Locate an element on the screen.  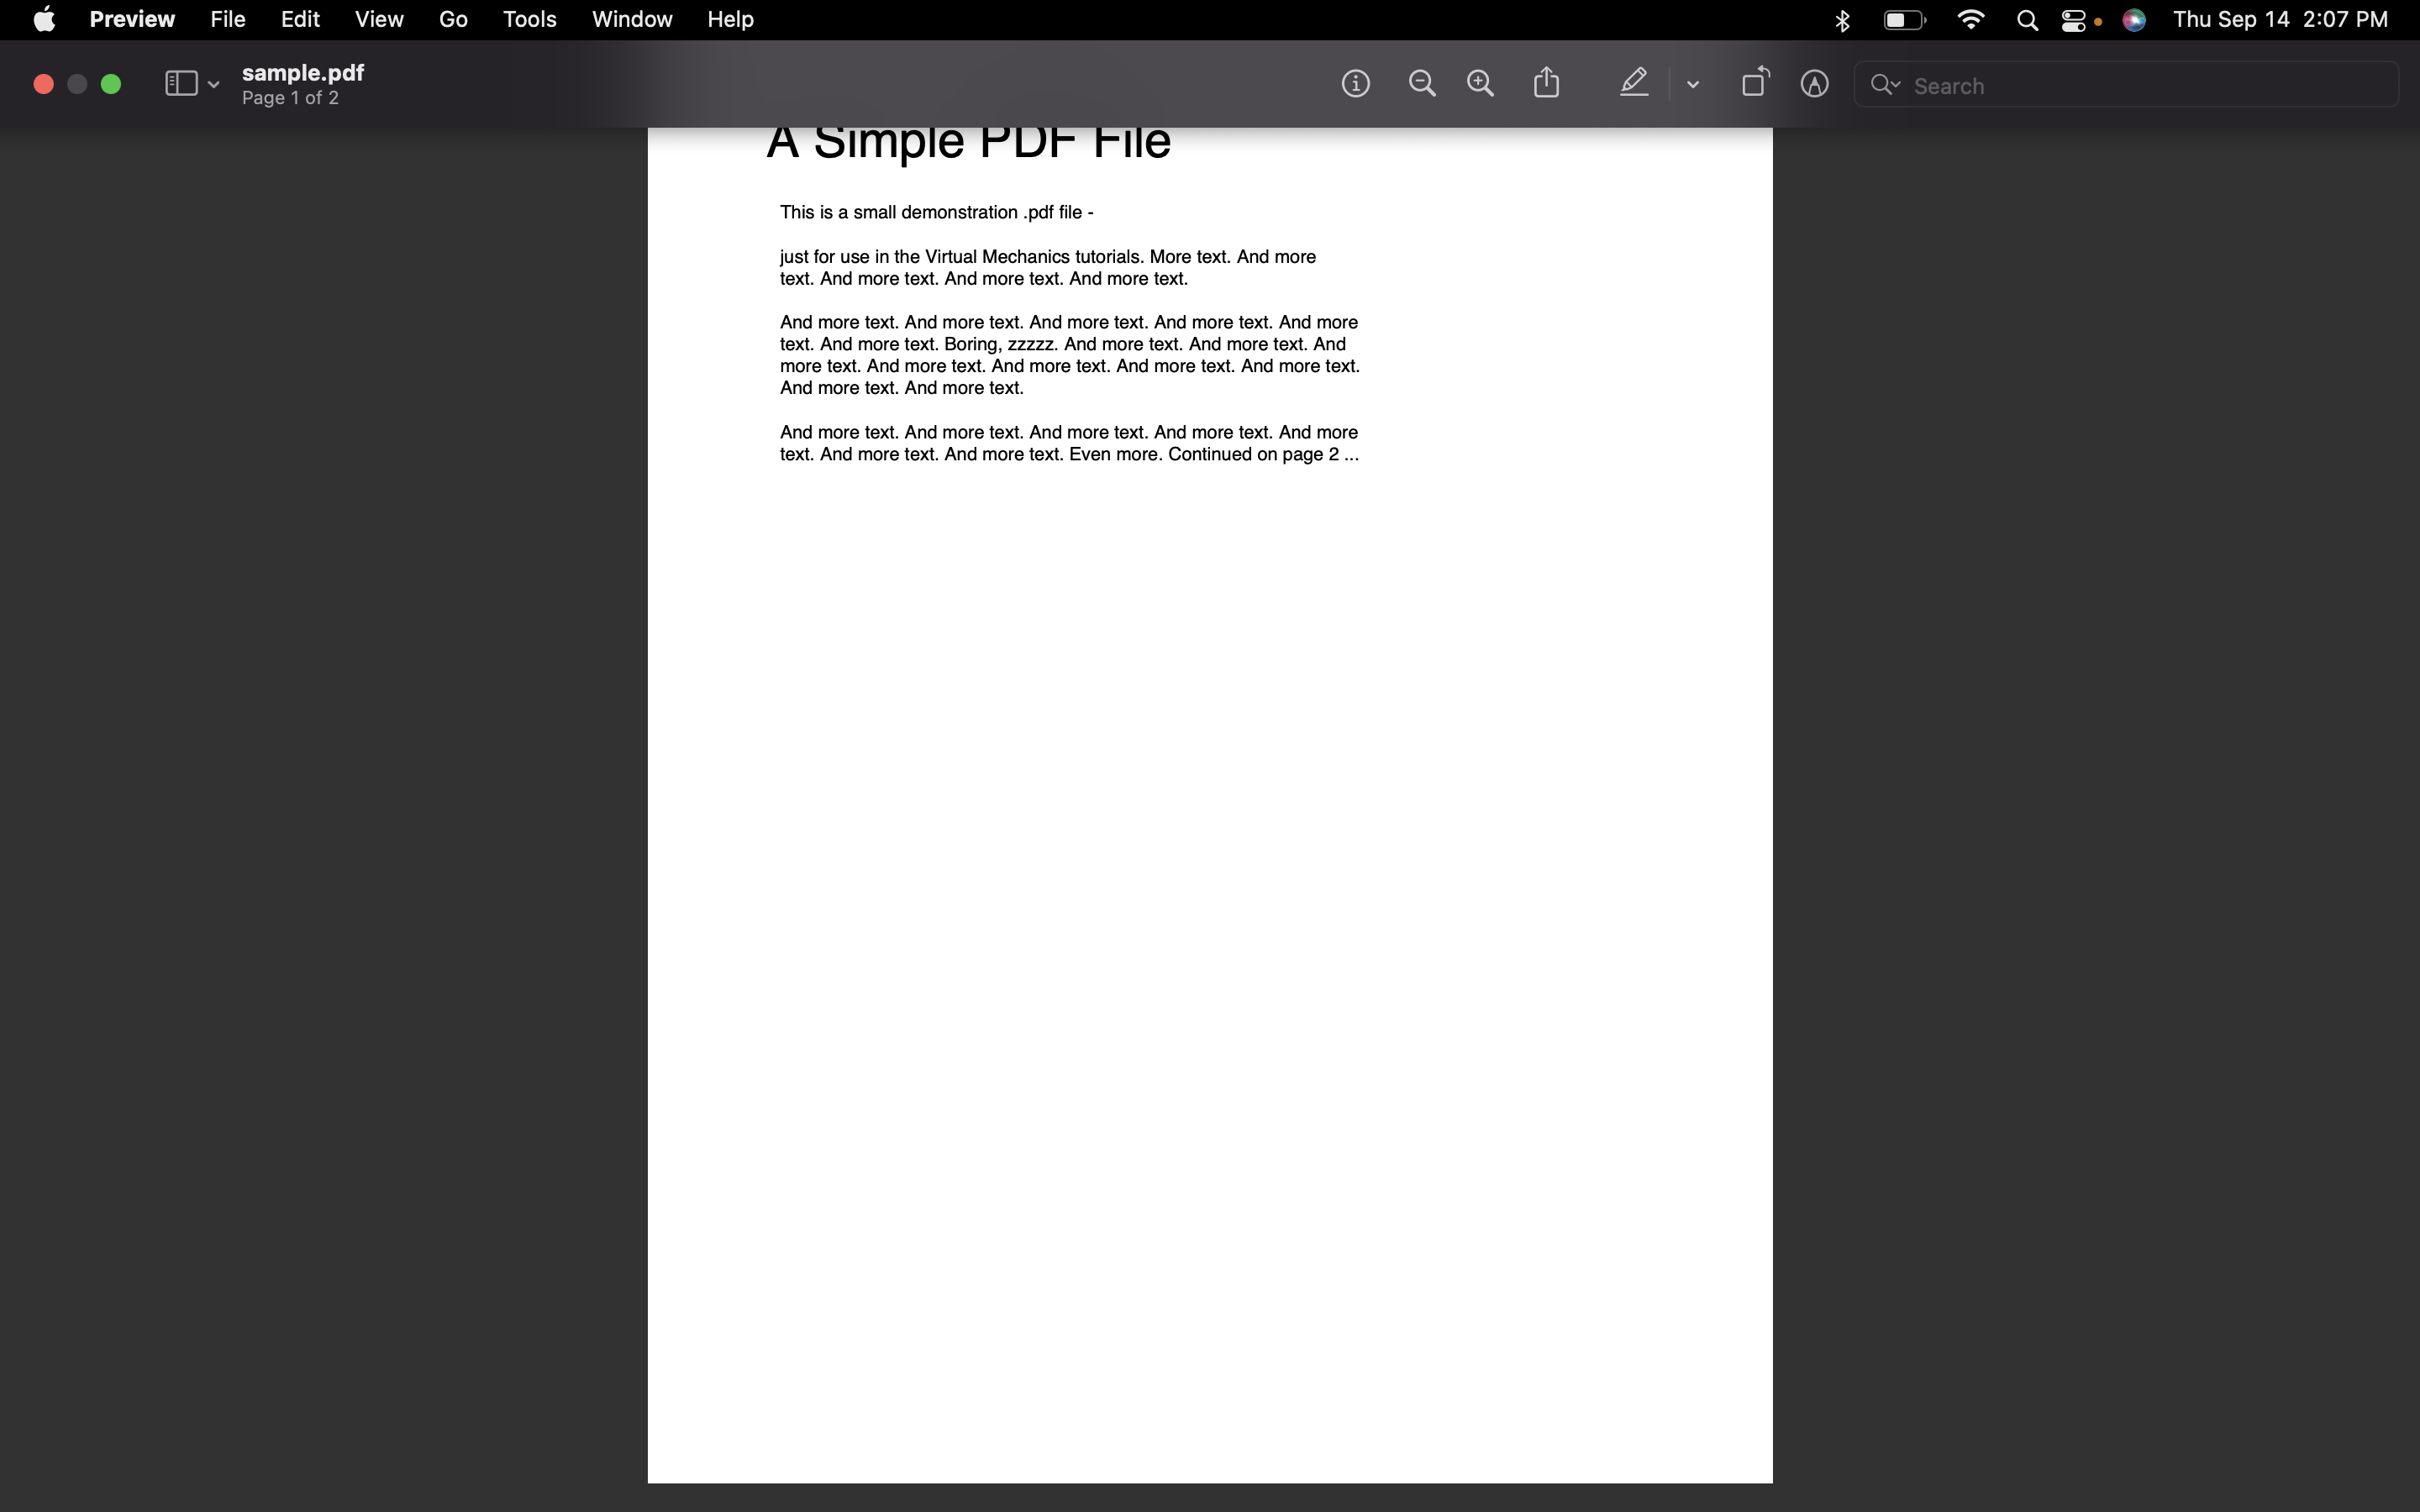
Zoom out of the document is located at coordinates (1418, 83).